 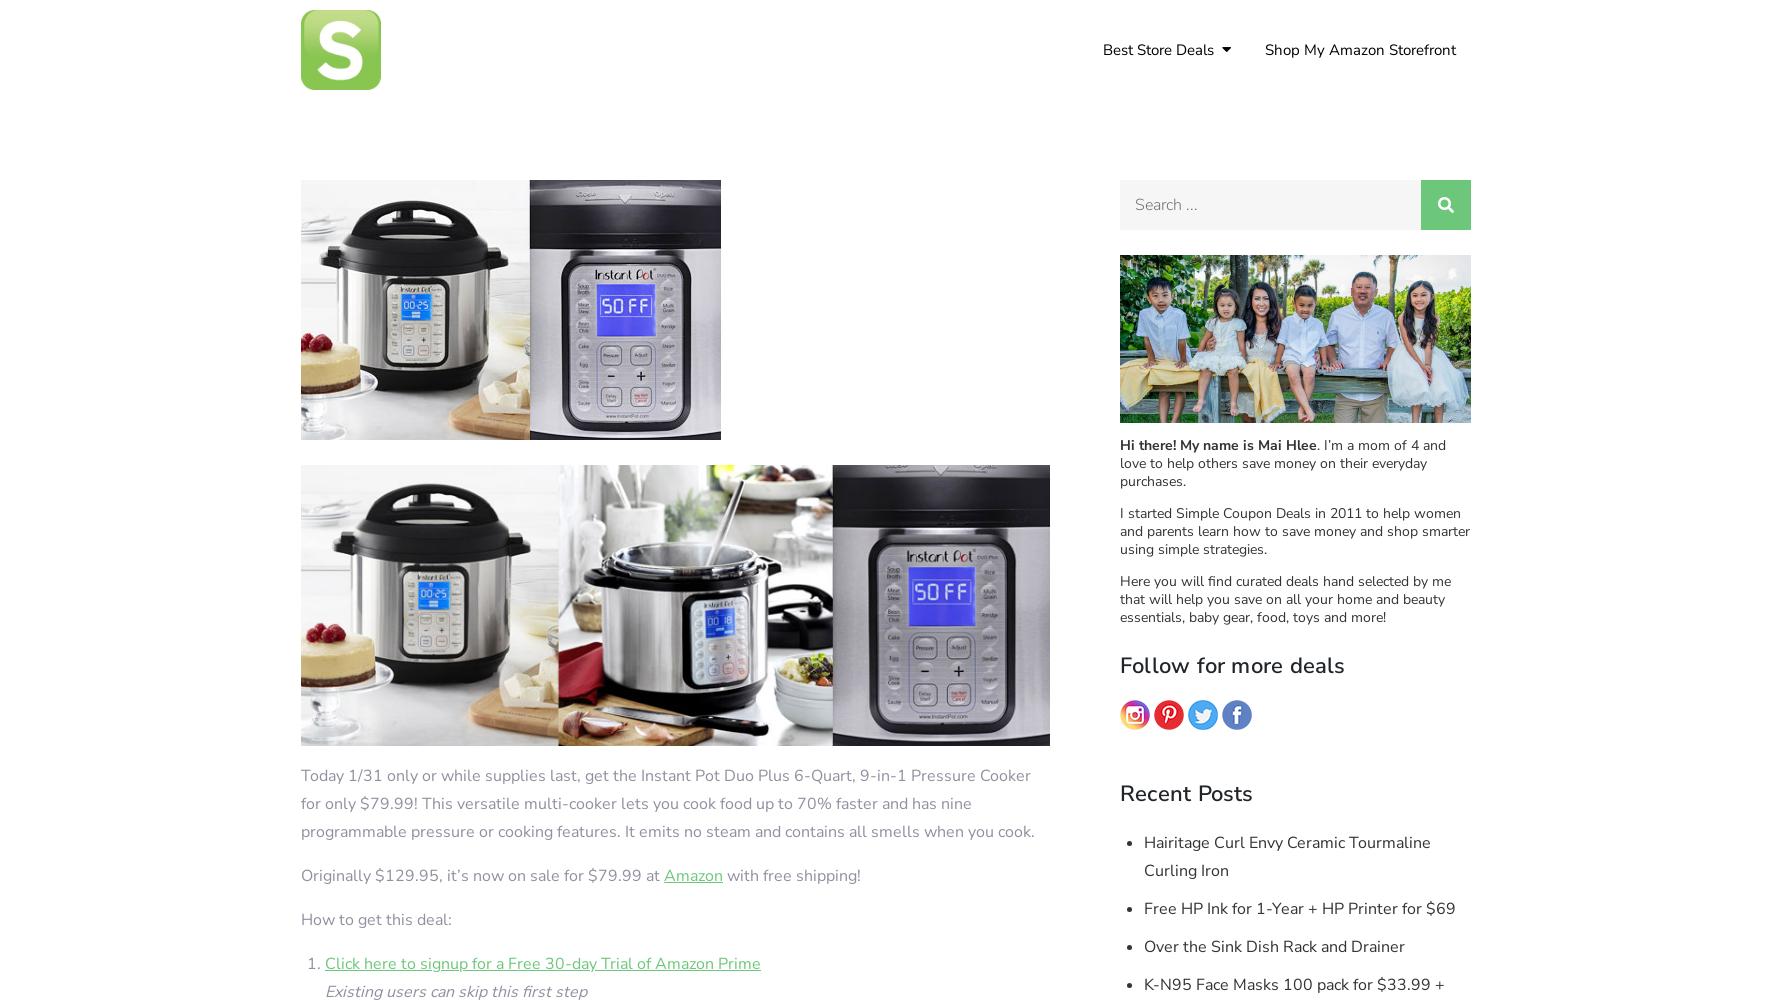 I want to click on 'Here you will find curated deals hand selected by me that will help you save on all your home and beauty essentials, baby gear, food, toys and more!', so click(x=1285, y=597).